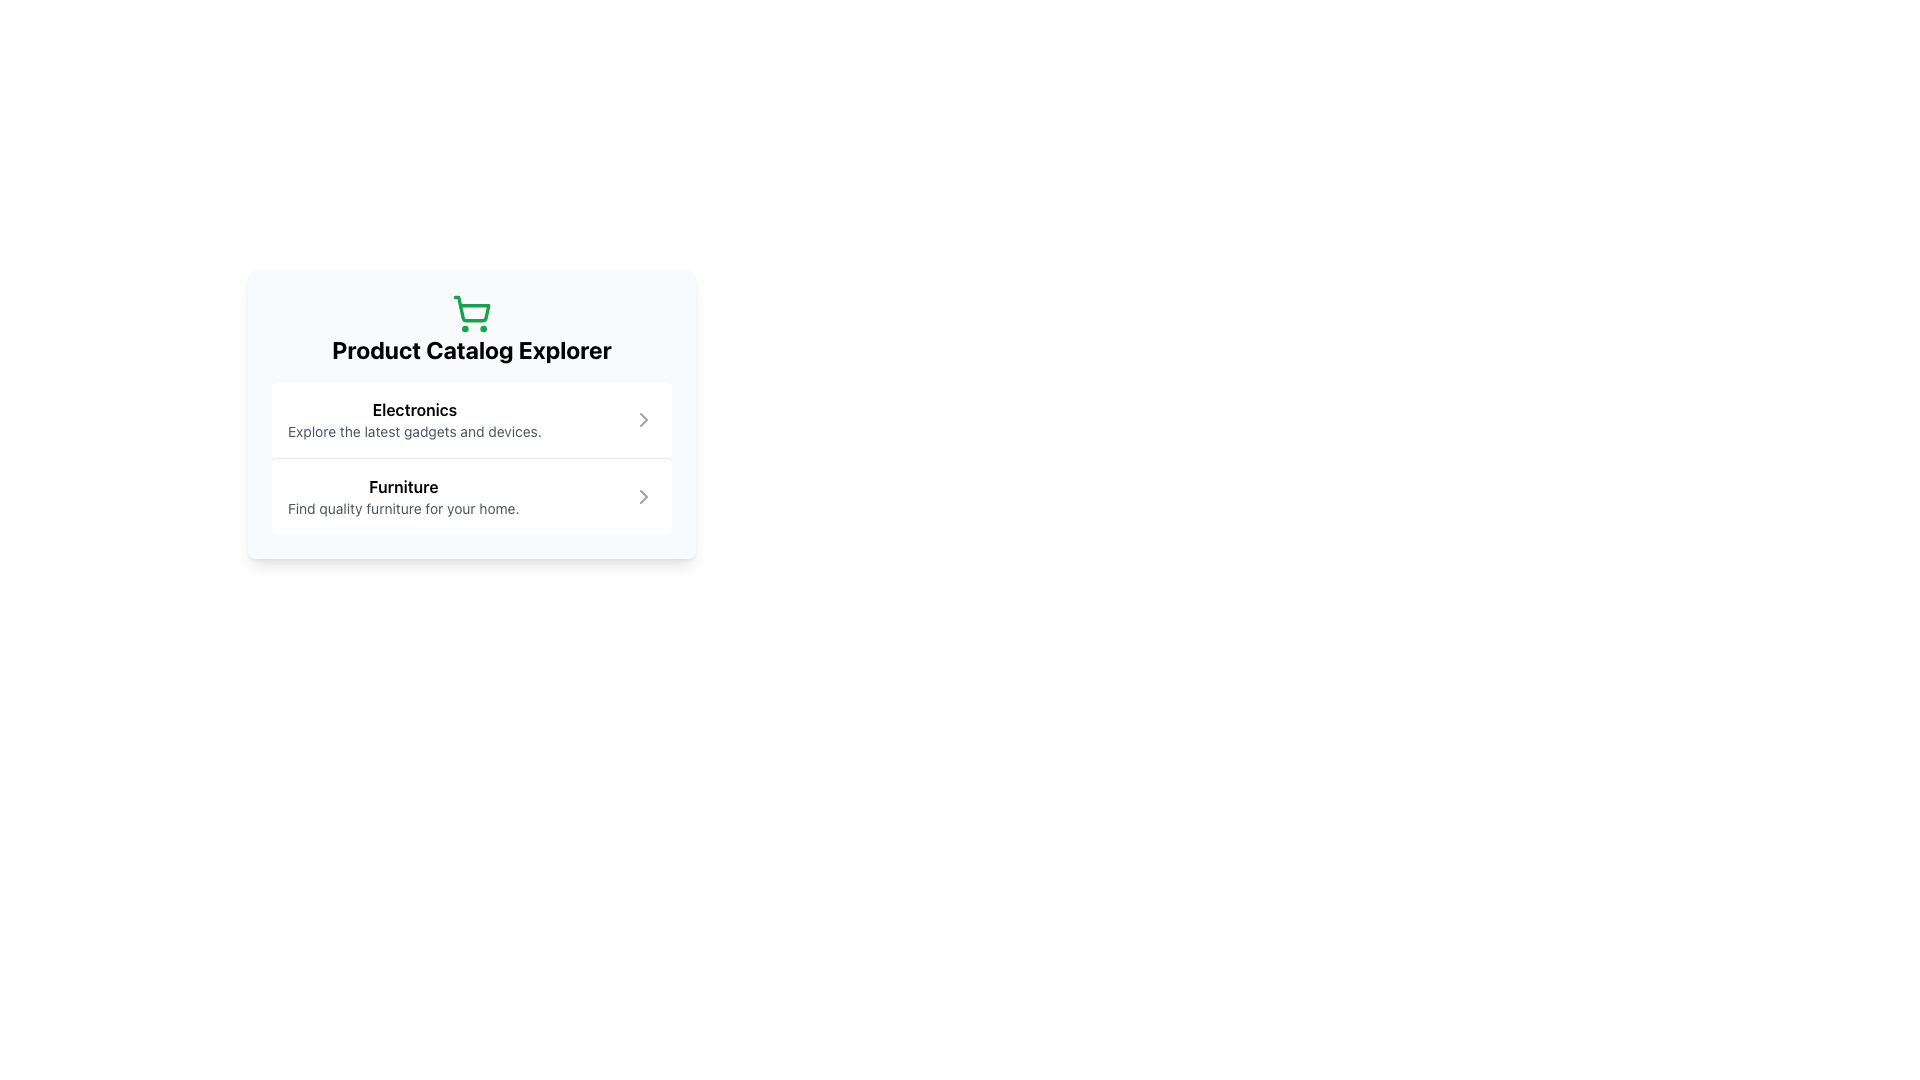 The height and width of the screenshot is (1080, 1920). I want to click on the navigational icon located at the far right of the 'Electronics' row in the 'Product Catalog Explorer' interface, so click(643, 419).